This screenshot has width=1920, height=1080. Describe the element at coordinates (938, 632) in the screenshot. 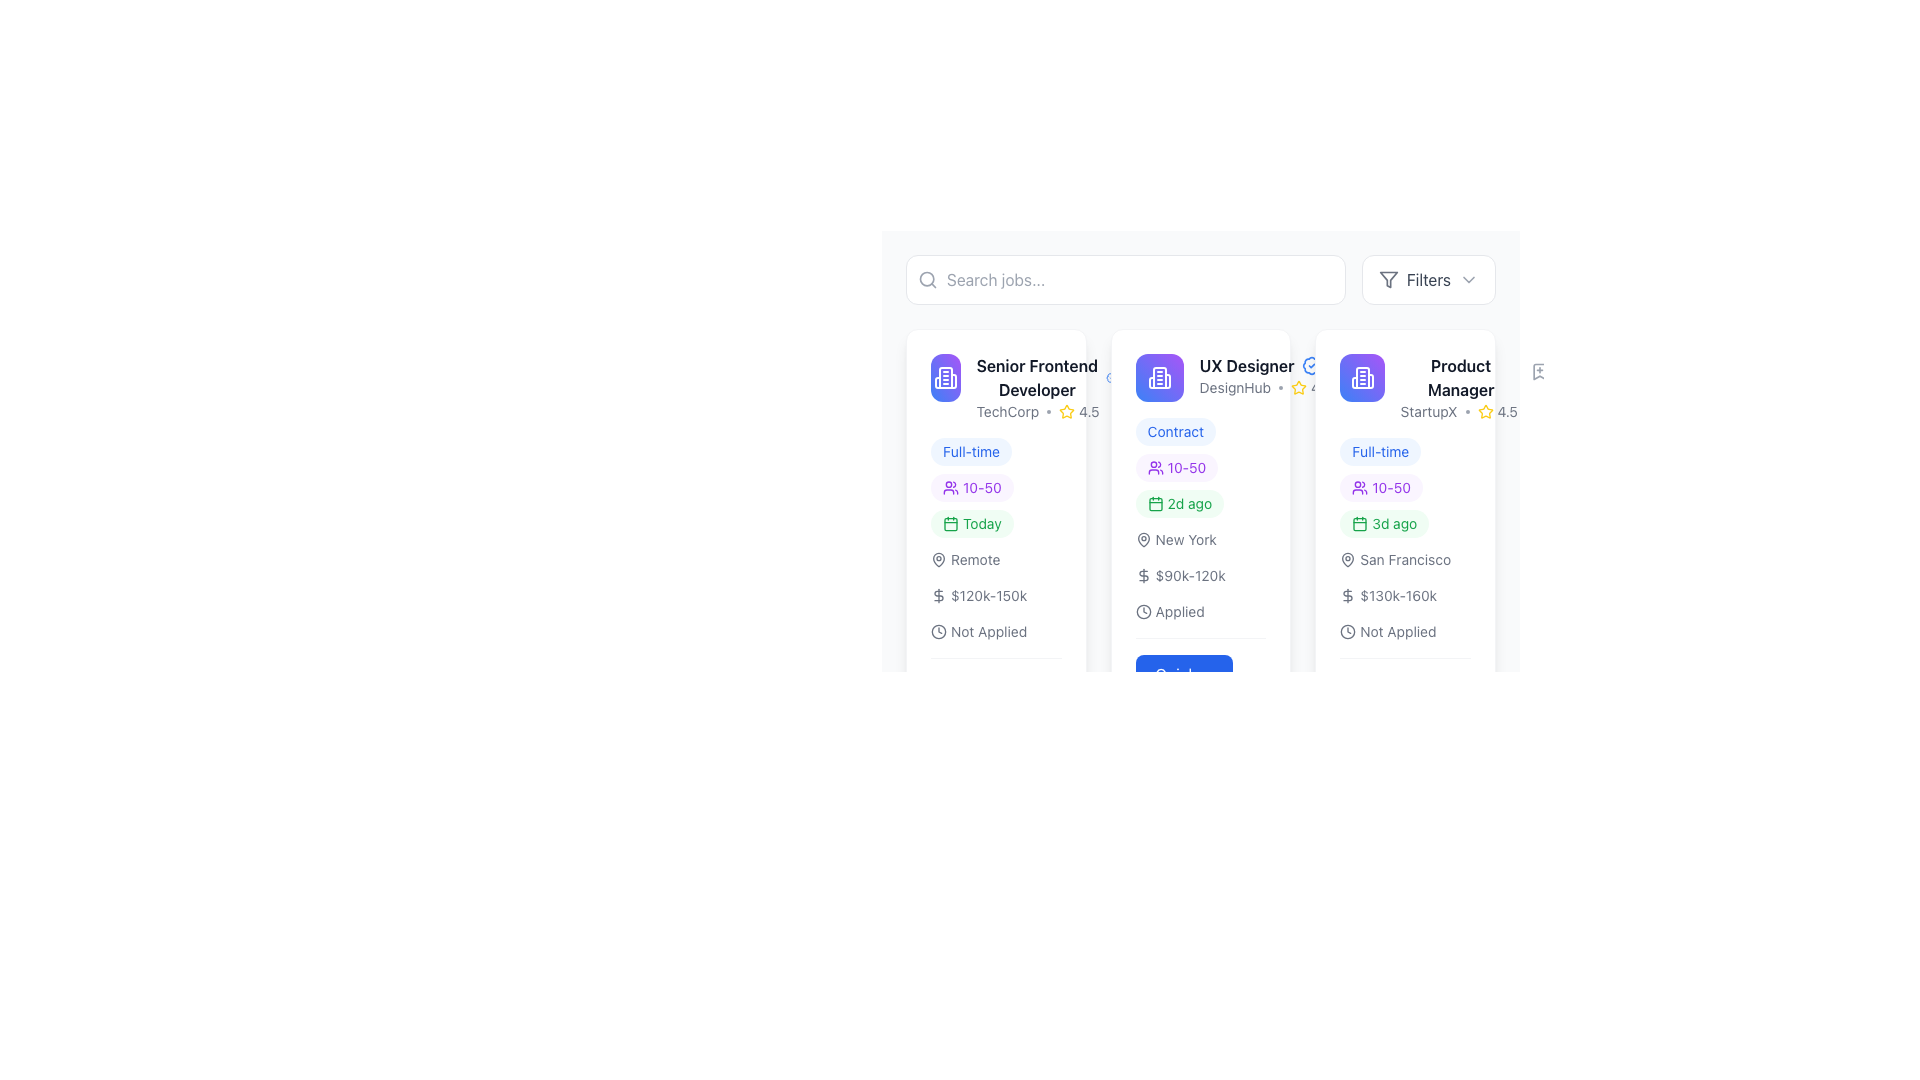

I see `the clock icon element located before the 'Not Applied' label in the job description card` at that location.